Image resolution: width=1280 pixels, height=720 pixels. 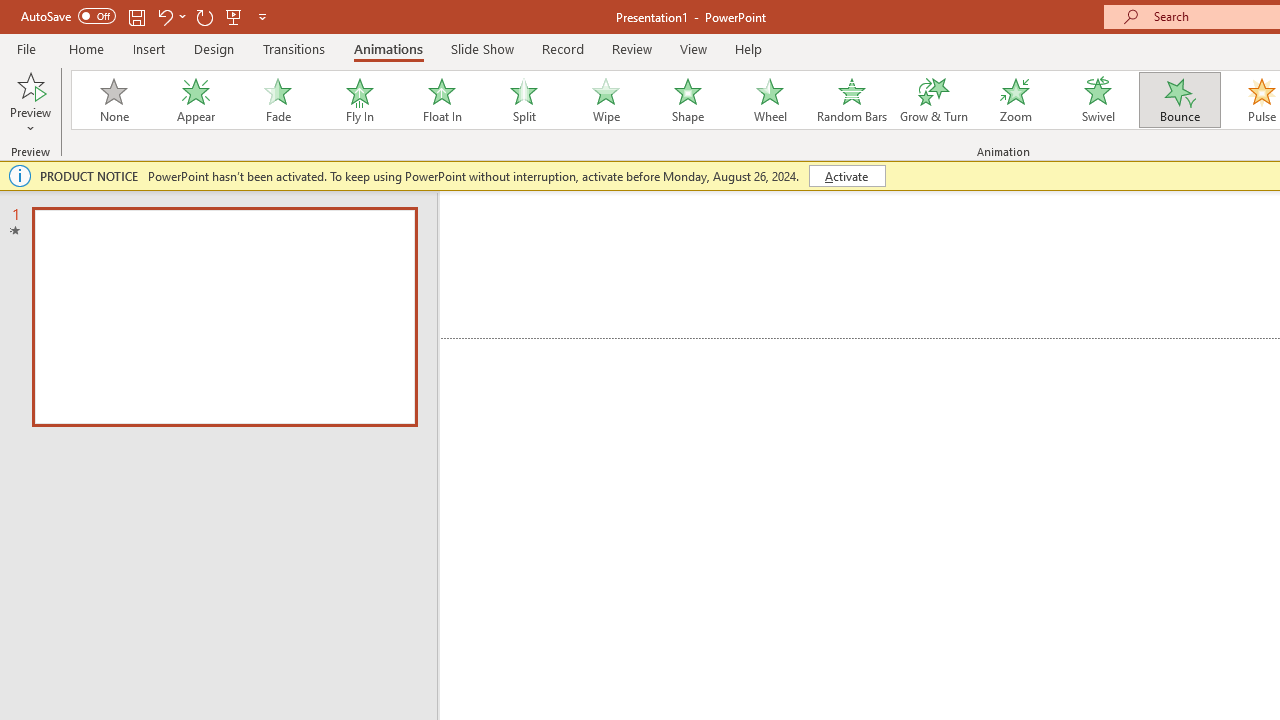 I want to click on 'Insert', so click(x=148, y=48).